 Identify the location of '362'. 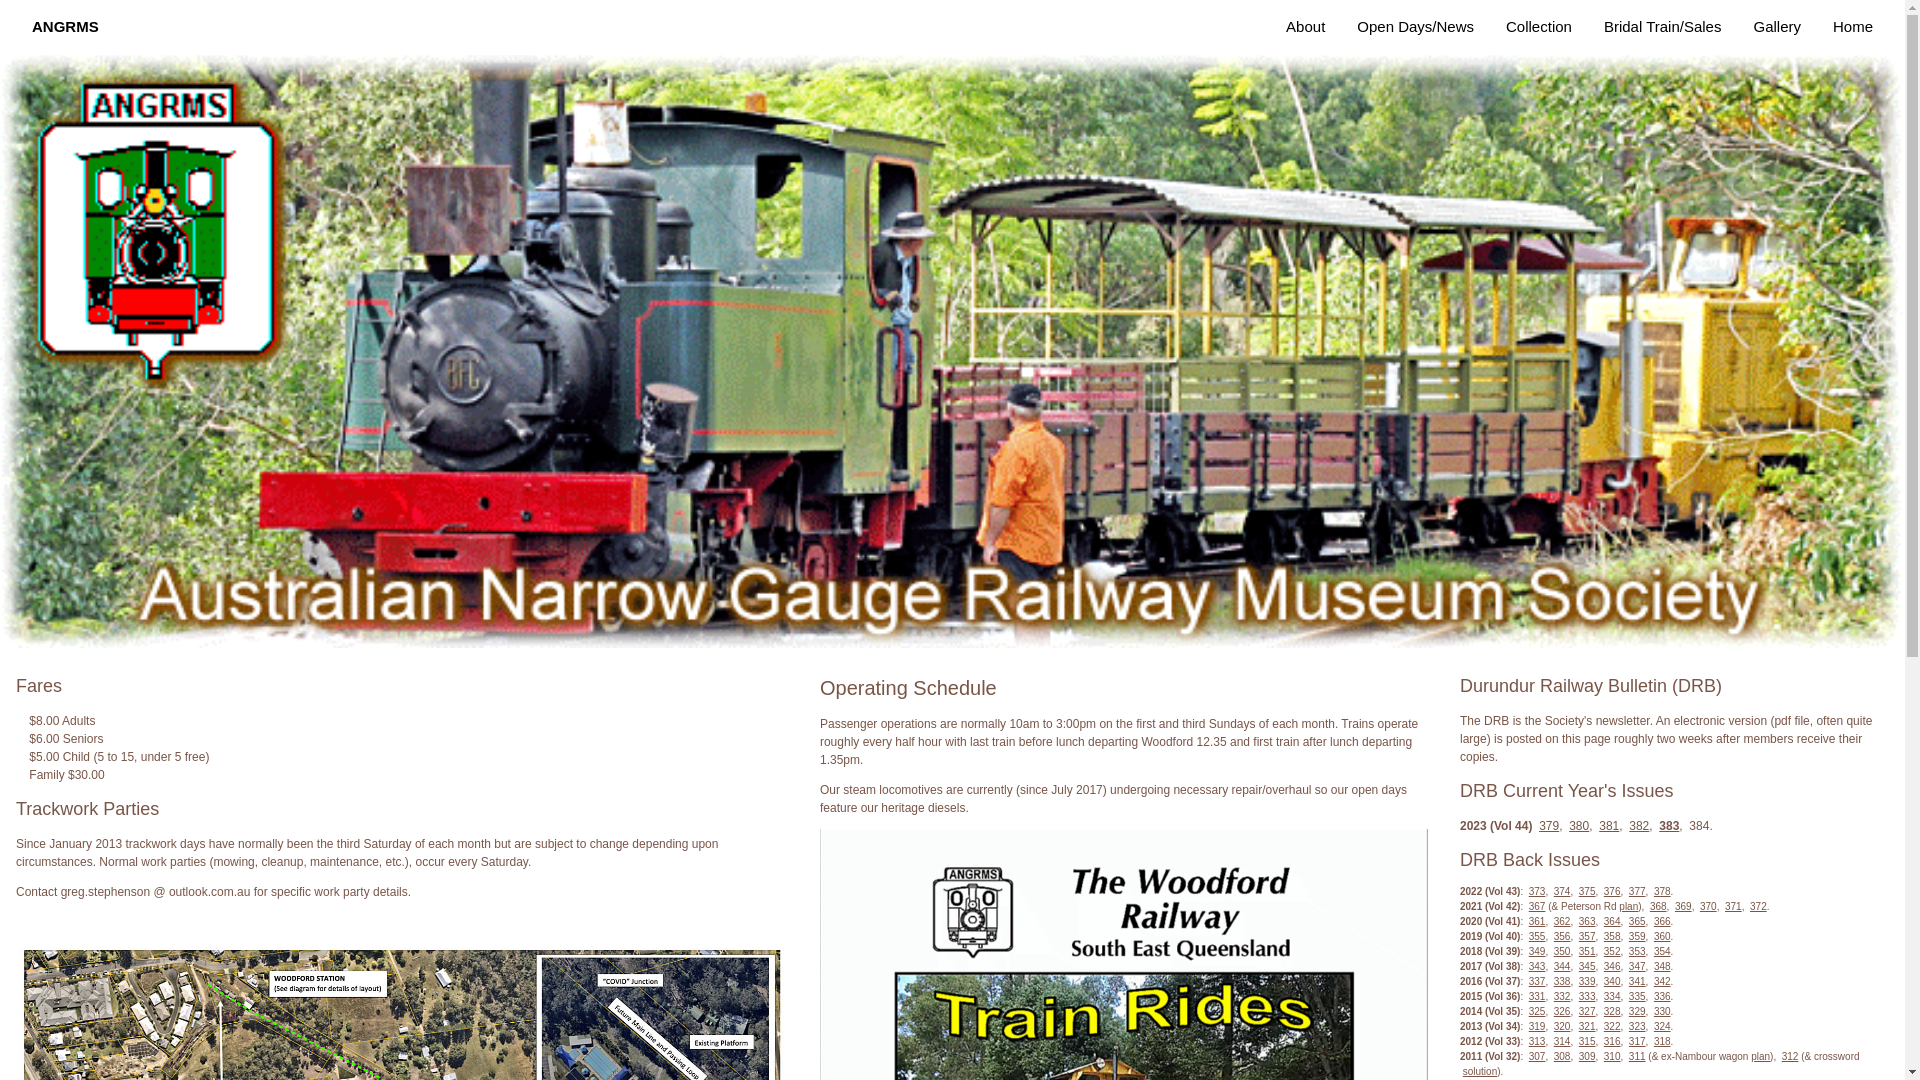
(1561, 921).